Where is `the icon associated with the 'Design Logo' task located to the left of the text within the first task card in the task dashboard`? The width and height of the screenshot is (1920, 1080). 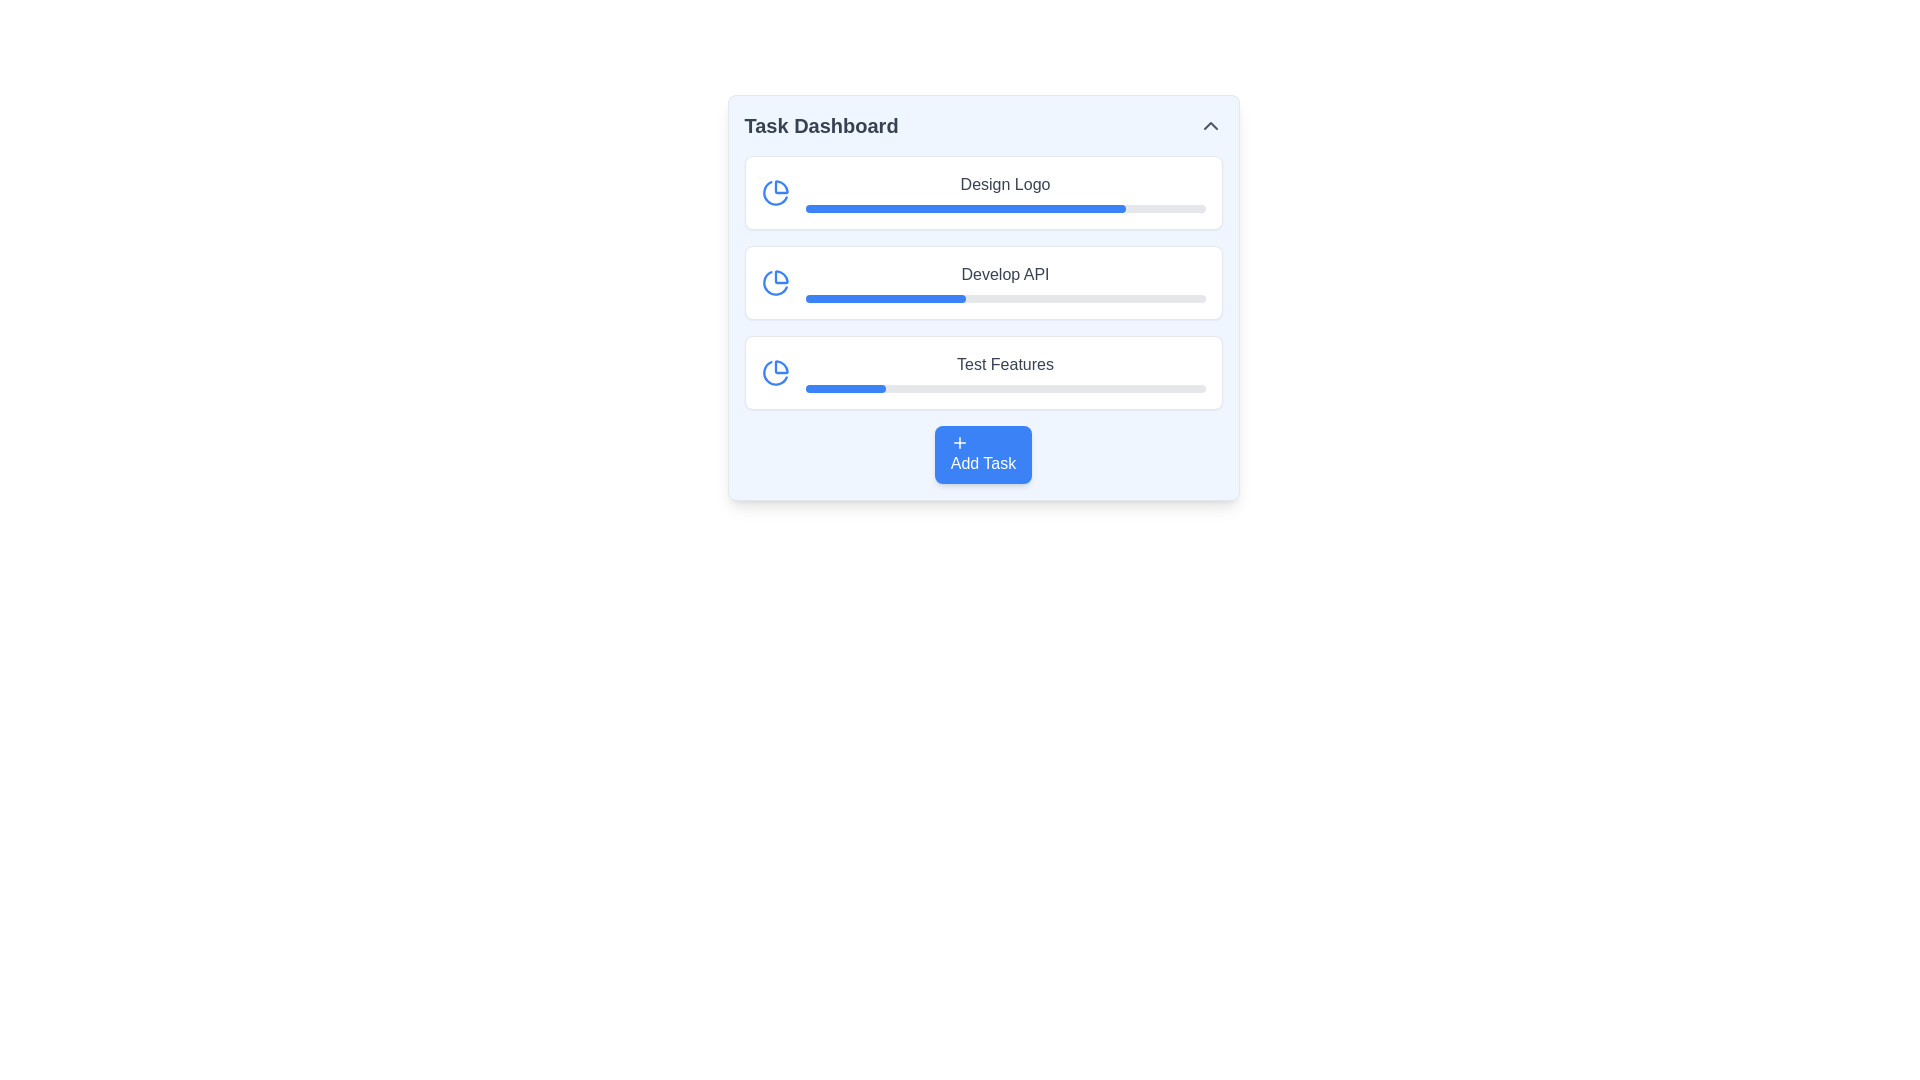 the icon associated with the 'Design Logo' task located to the left of the text within the first task card in the task dashboard is located at coordinates (774, 192).